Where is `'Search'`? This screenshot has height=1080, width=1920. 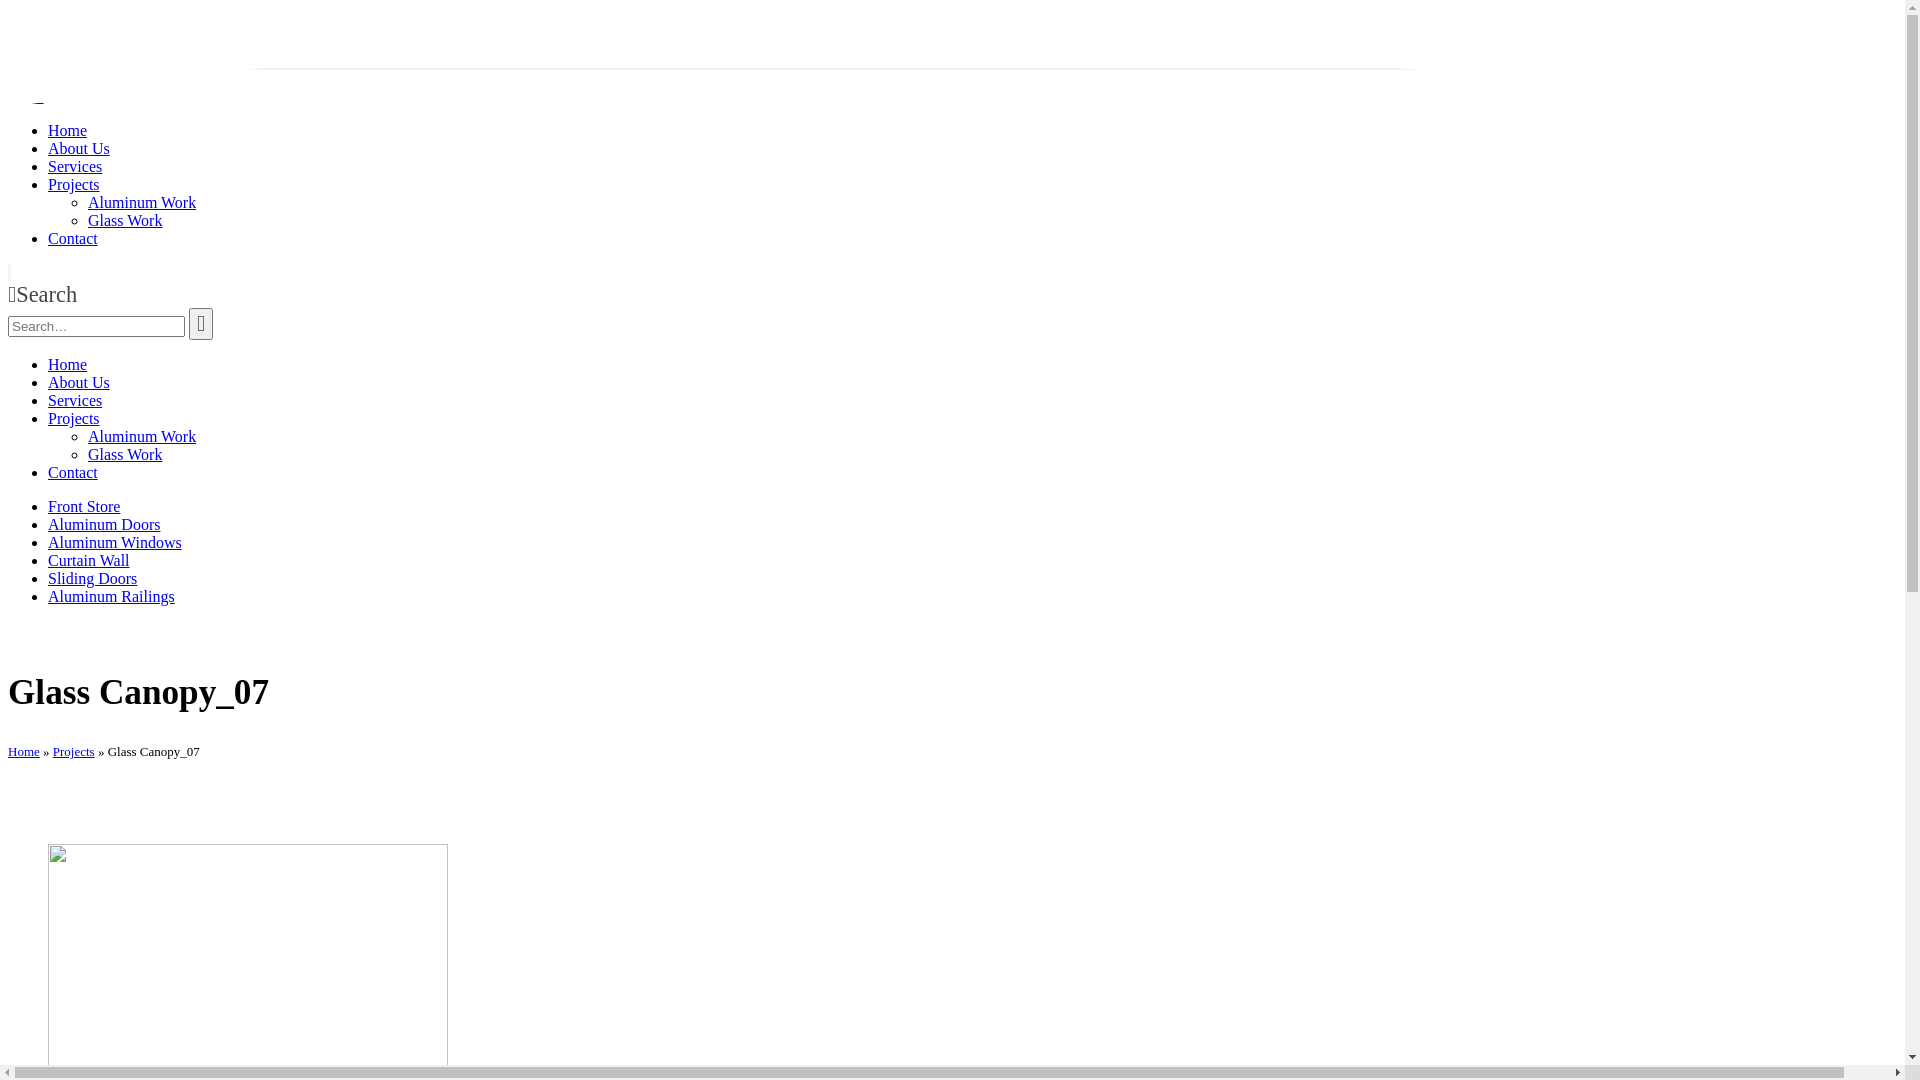 'Search' is located at coordinates (201, 323).